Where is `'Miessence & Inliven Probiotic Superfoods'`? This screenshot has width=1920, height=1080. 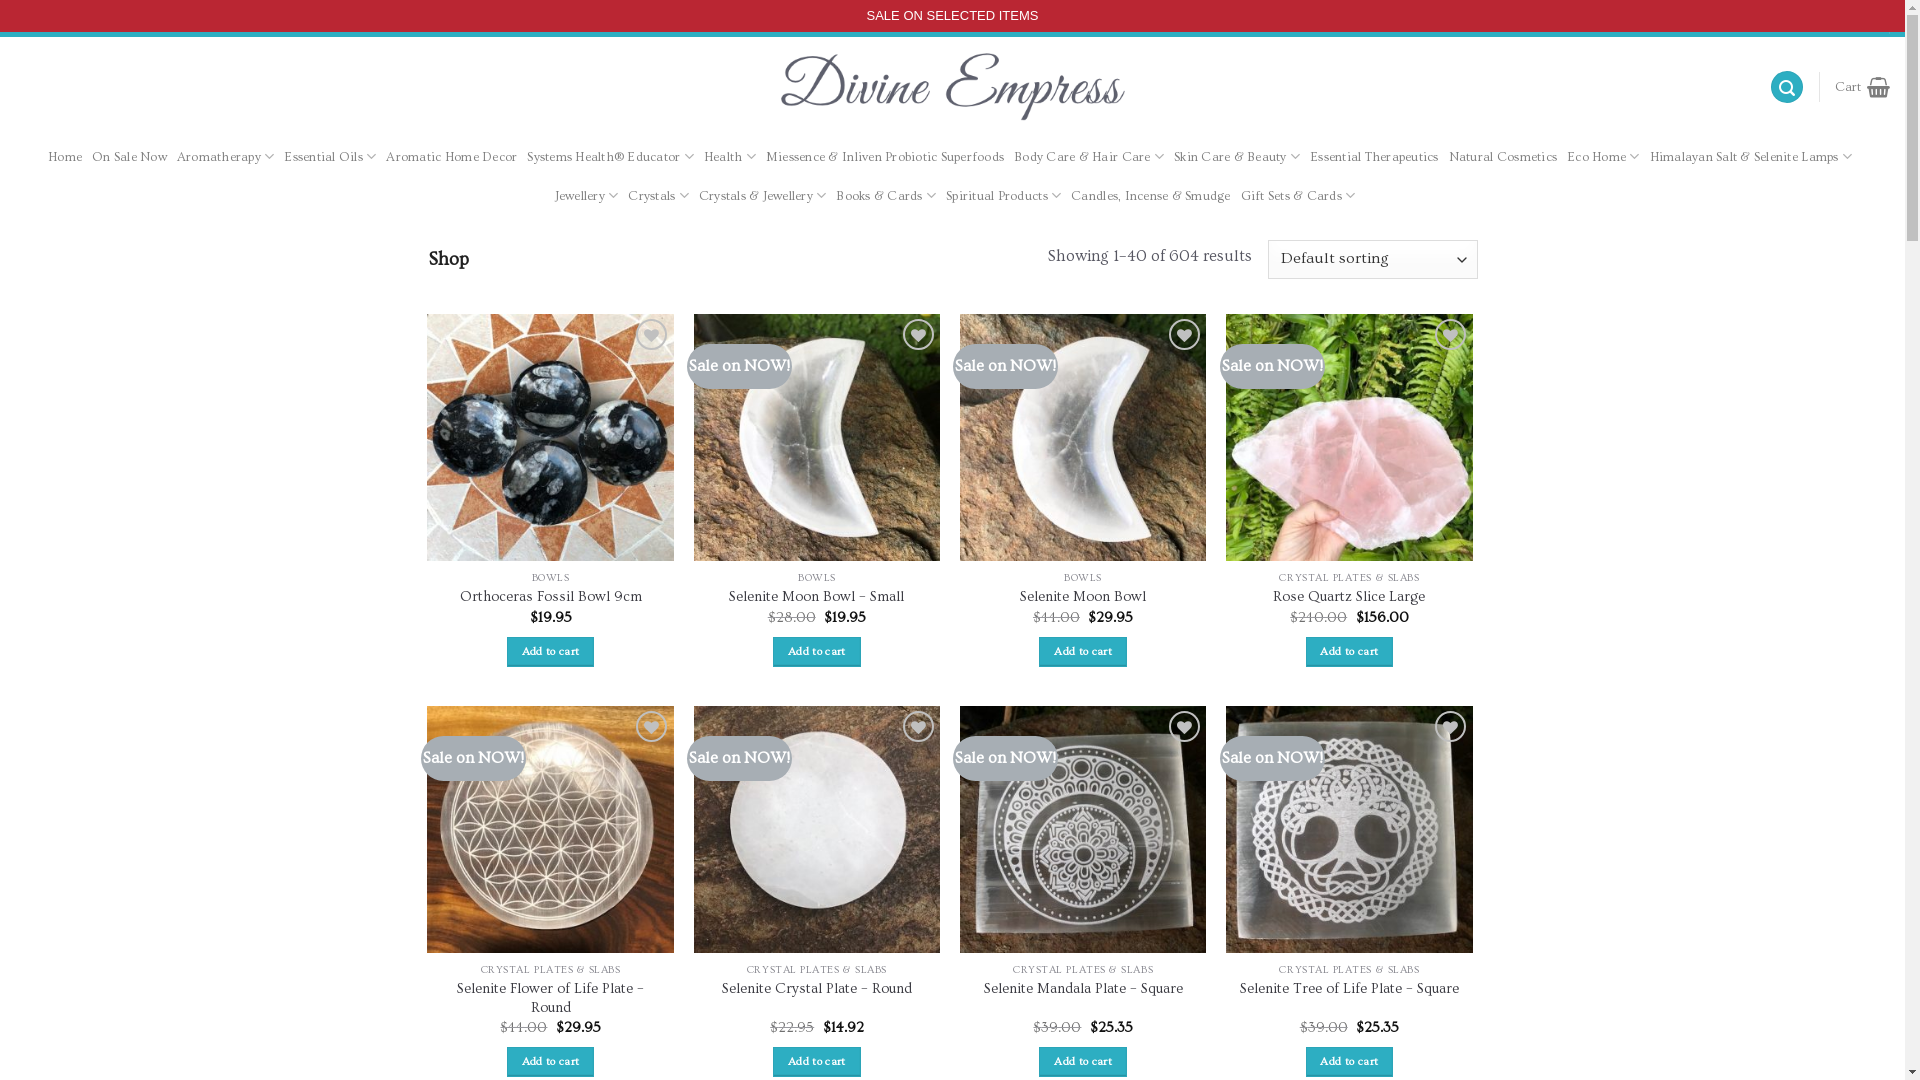
'Miessence & Inliven Probiotic Superfoods' is located at coordinates (883, 156).